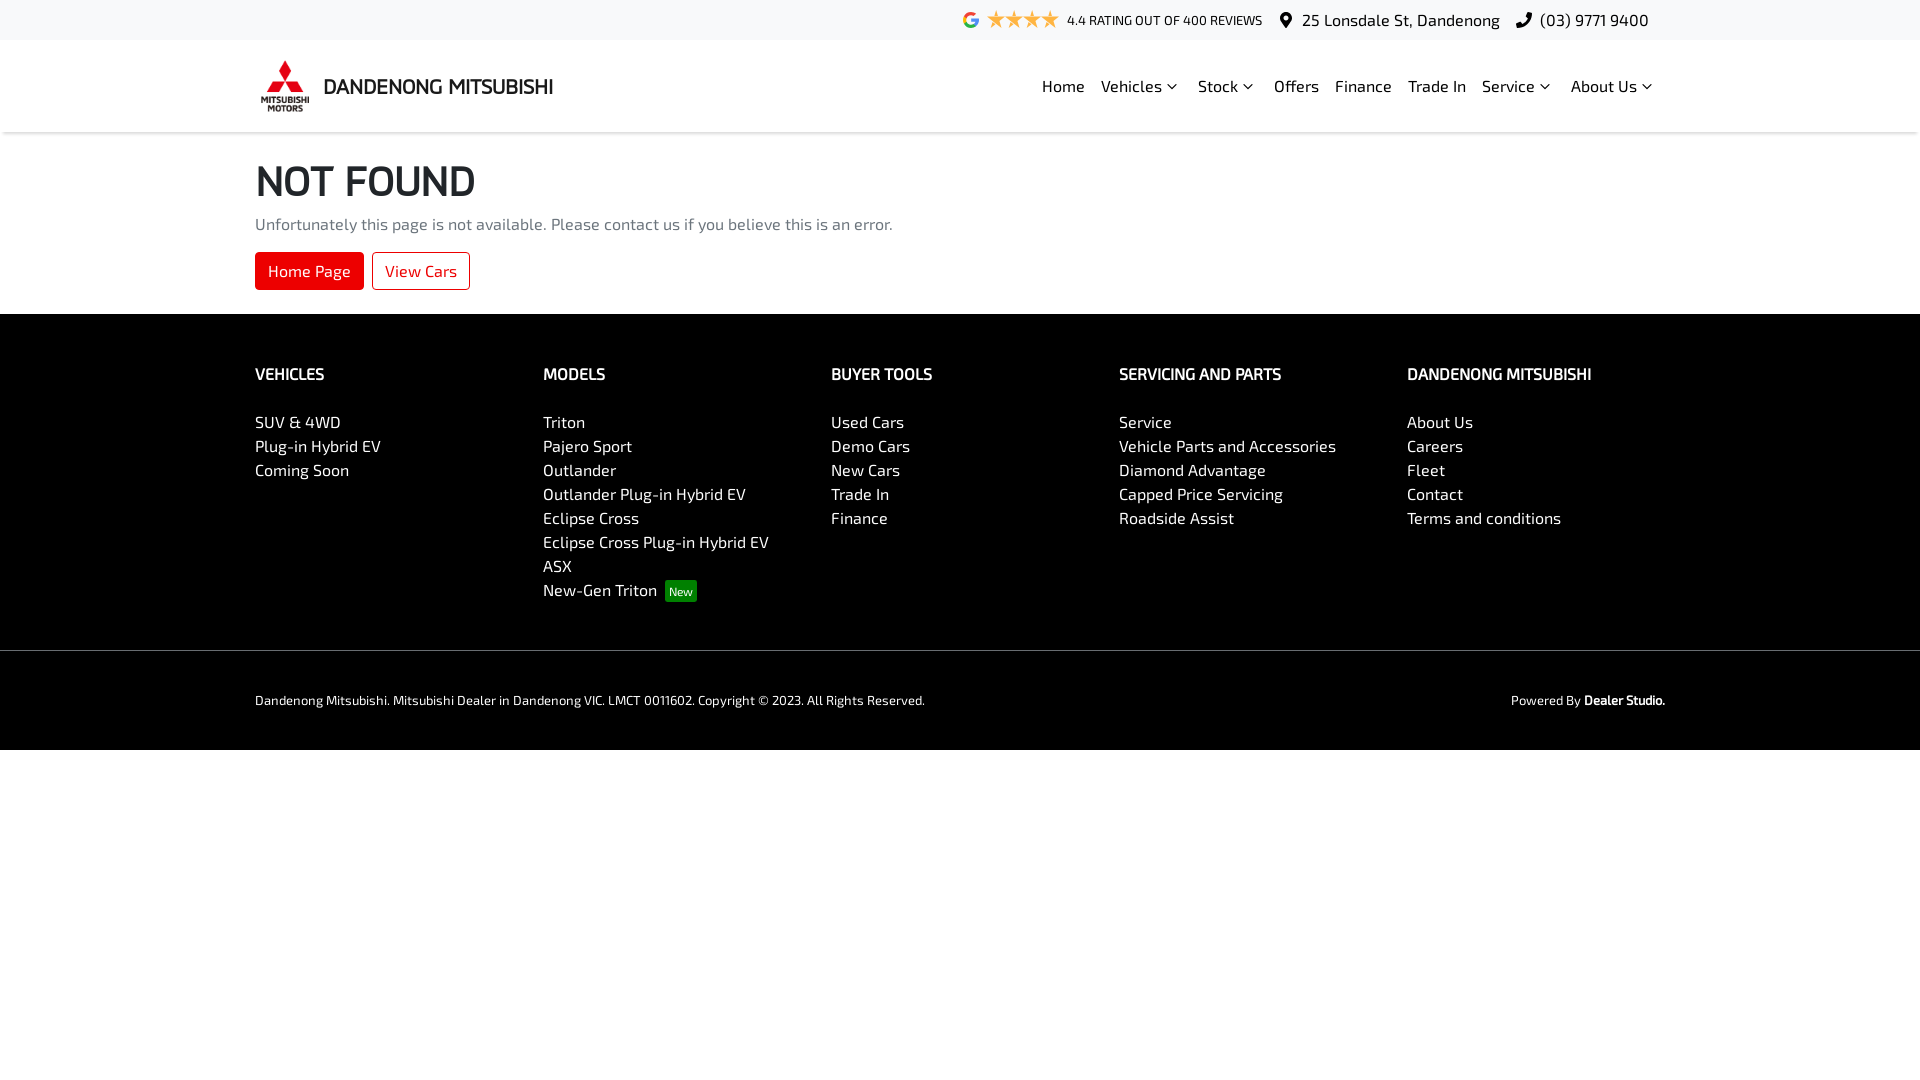 This screenshot has height=1080, width=1920. Describe the element at coordinates (557, 565) in the screenshot. I see `'ASX'` at that location.